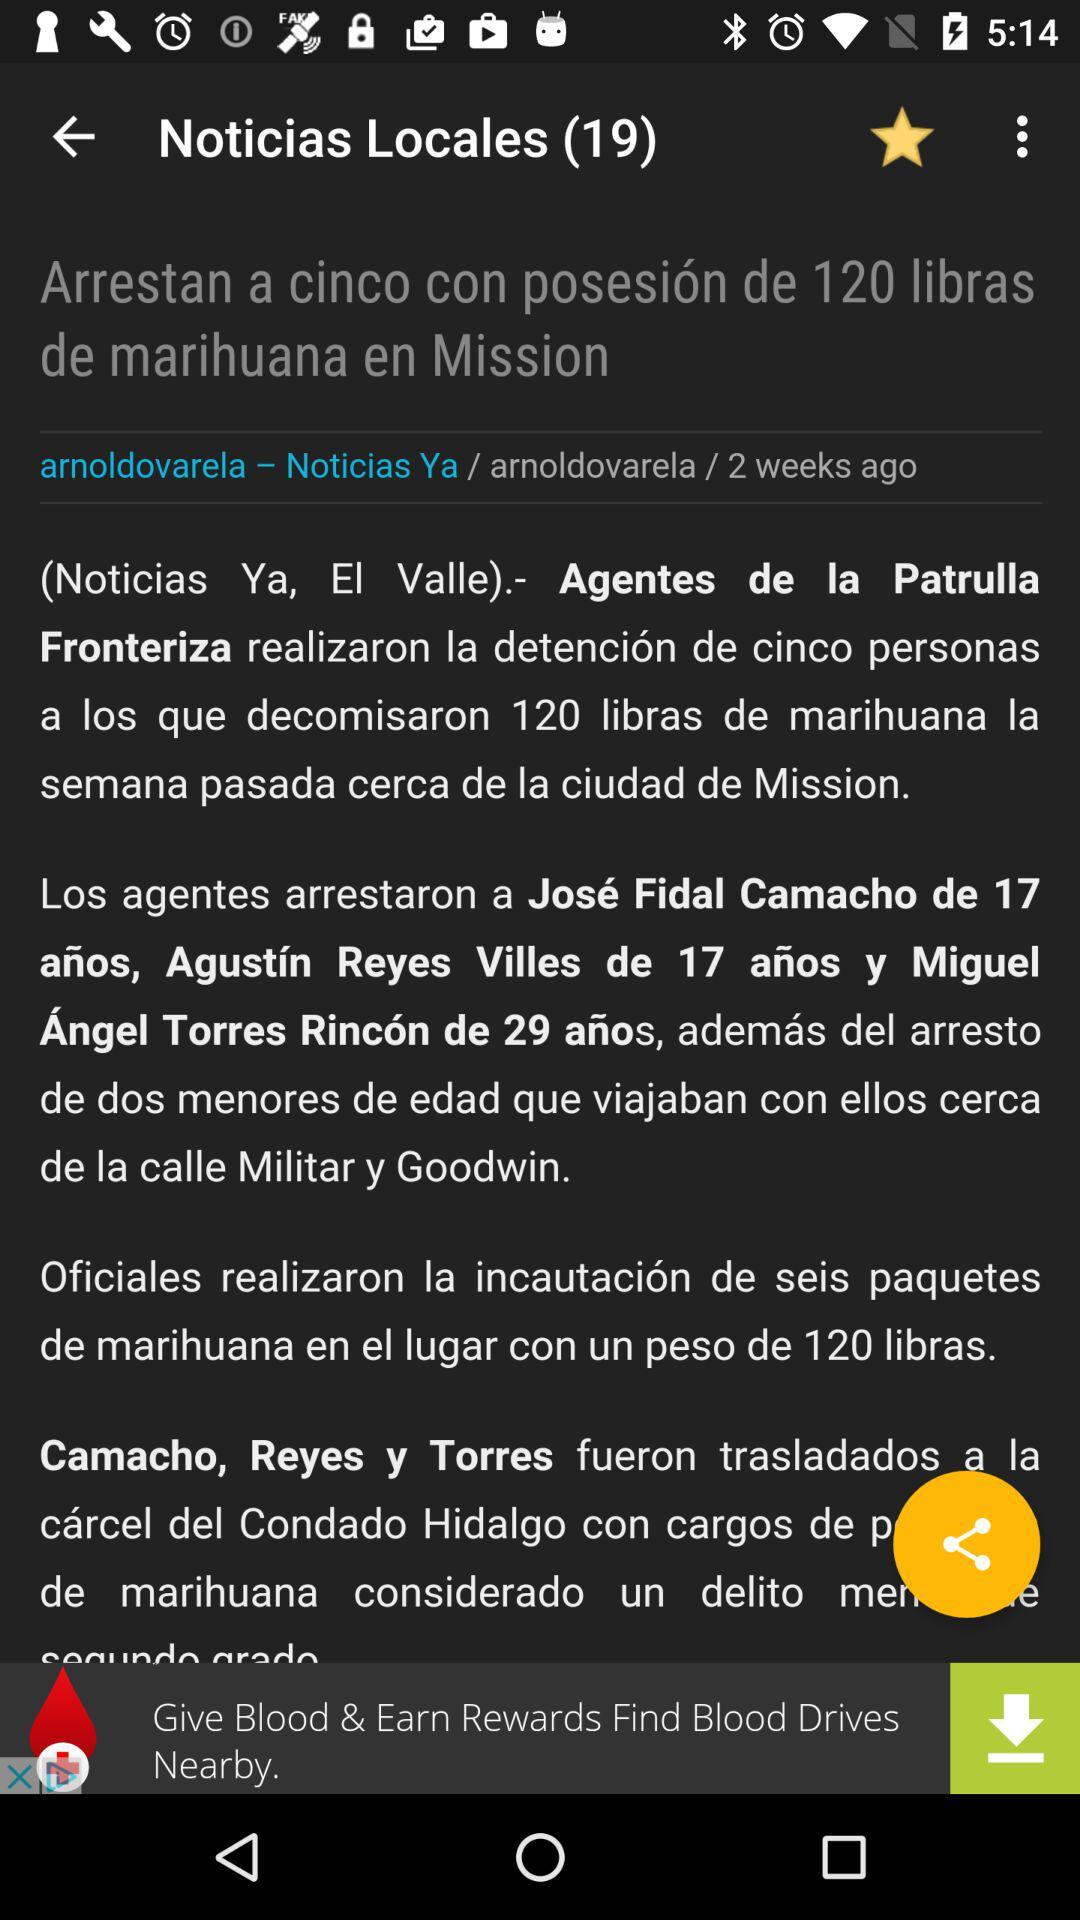 Image resolution: width=1080 pixels, height=1920 pixels. What do you see at coordinates (540, 1727) in the screenshot?
I see `advertisement banner` at bounding box center [540, 1727].